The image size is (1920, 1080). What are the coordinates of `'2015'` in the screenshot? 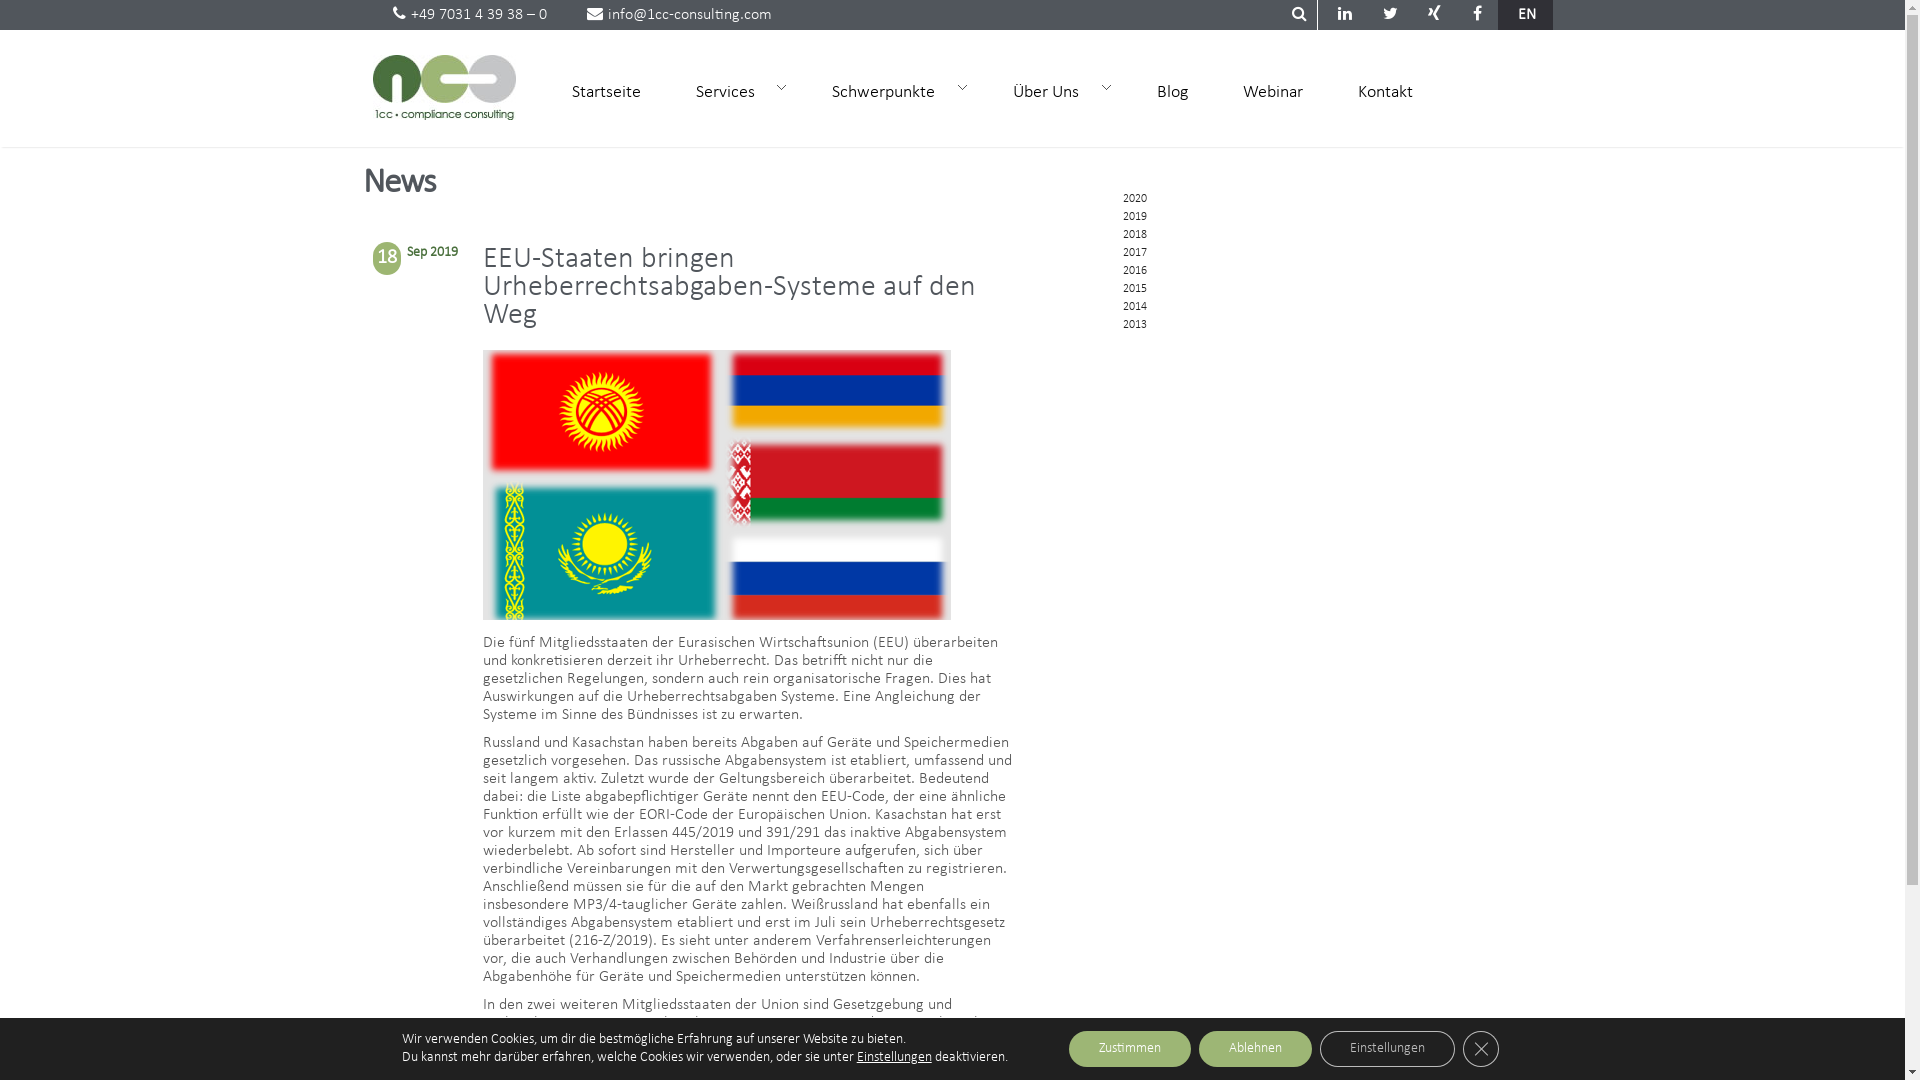 It's located at (1122, 289).